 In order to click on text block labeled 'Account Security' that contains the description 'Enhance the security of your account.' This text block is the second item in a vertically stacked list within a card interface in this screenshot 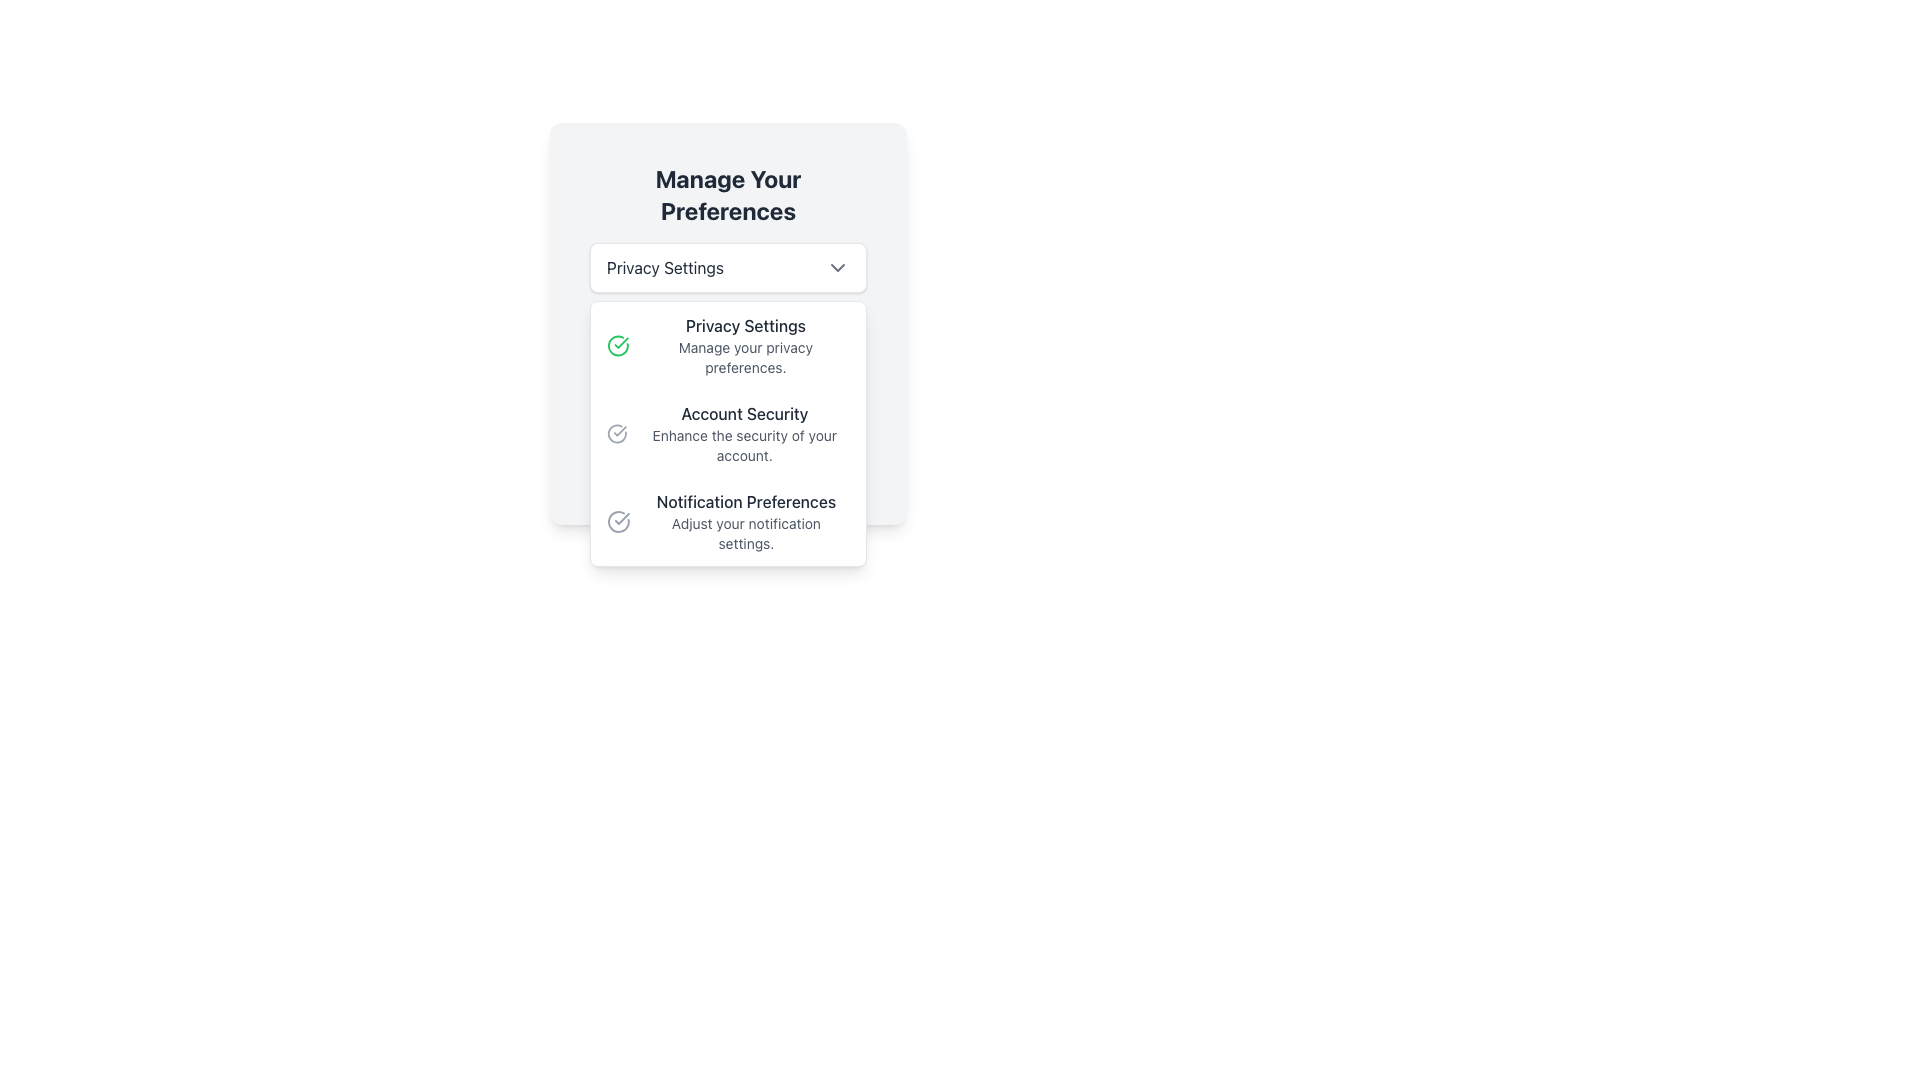, I will do `click(743, 433)`.